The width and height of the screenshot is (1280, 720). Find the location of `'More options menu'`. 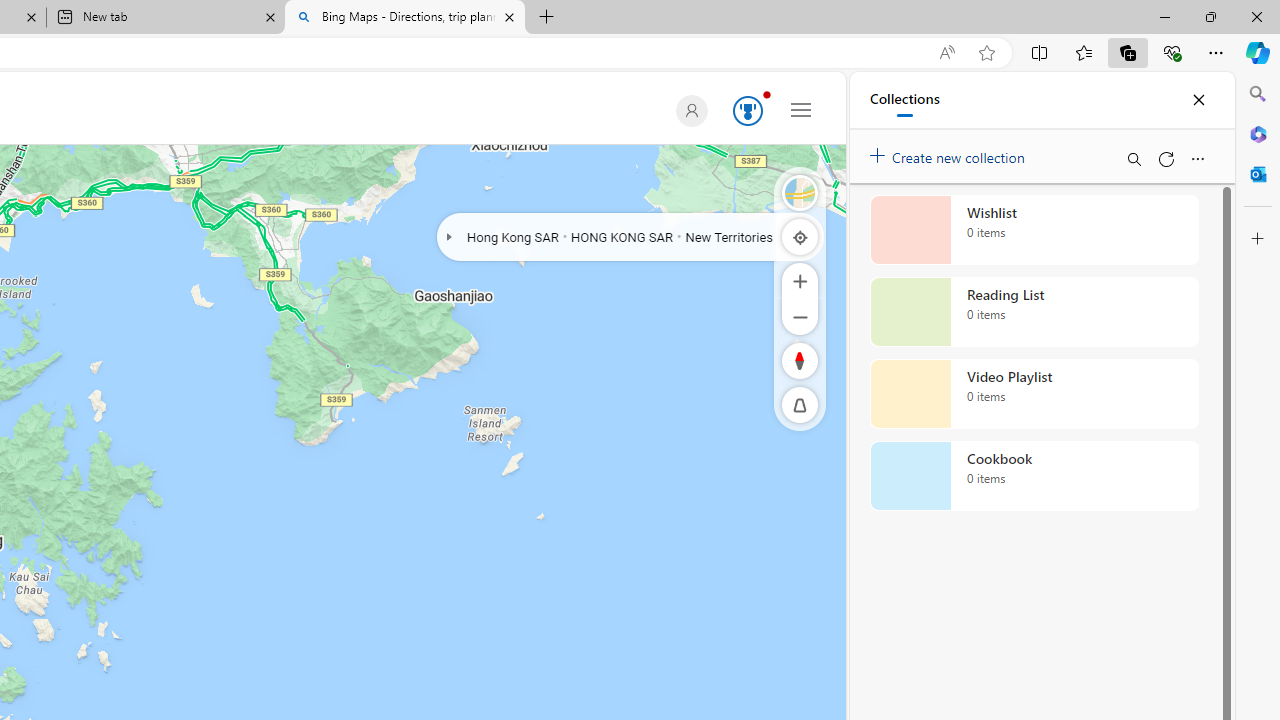

'More options menu' is located at coordinates (1197, 158).